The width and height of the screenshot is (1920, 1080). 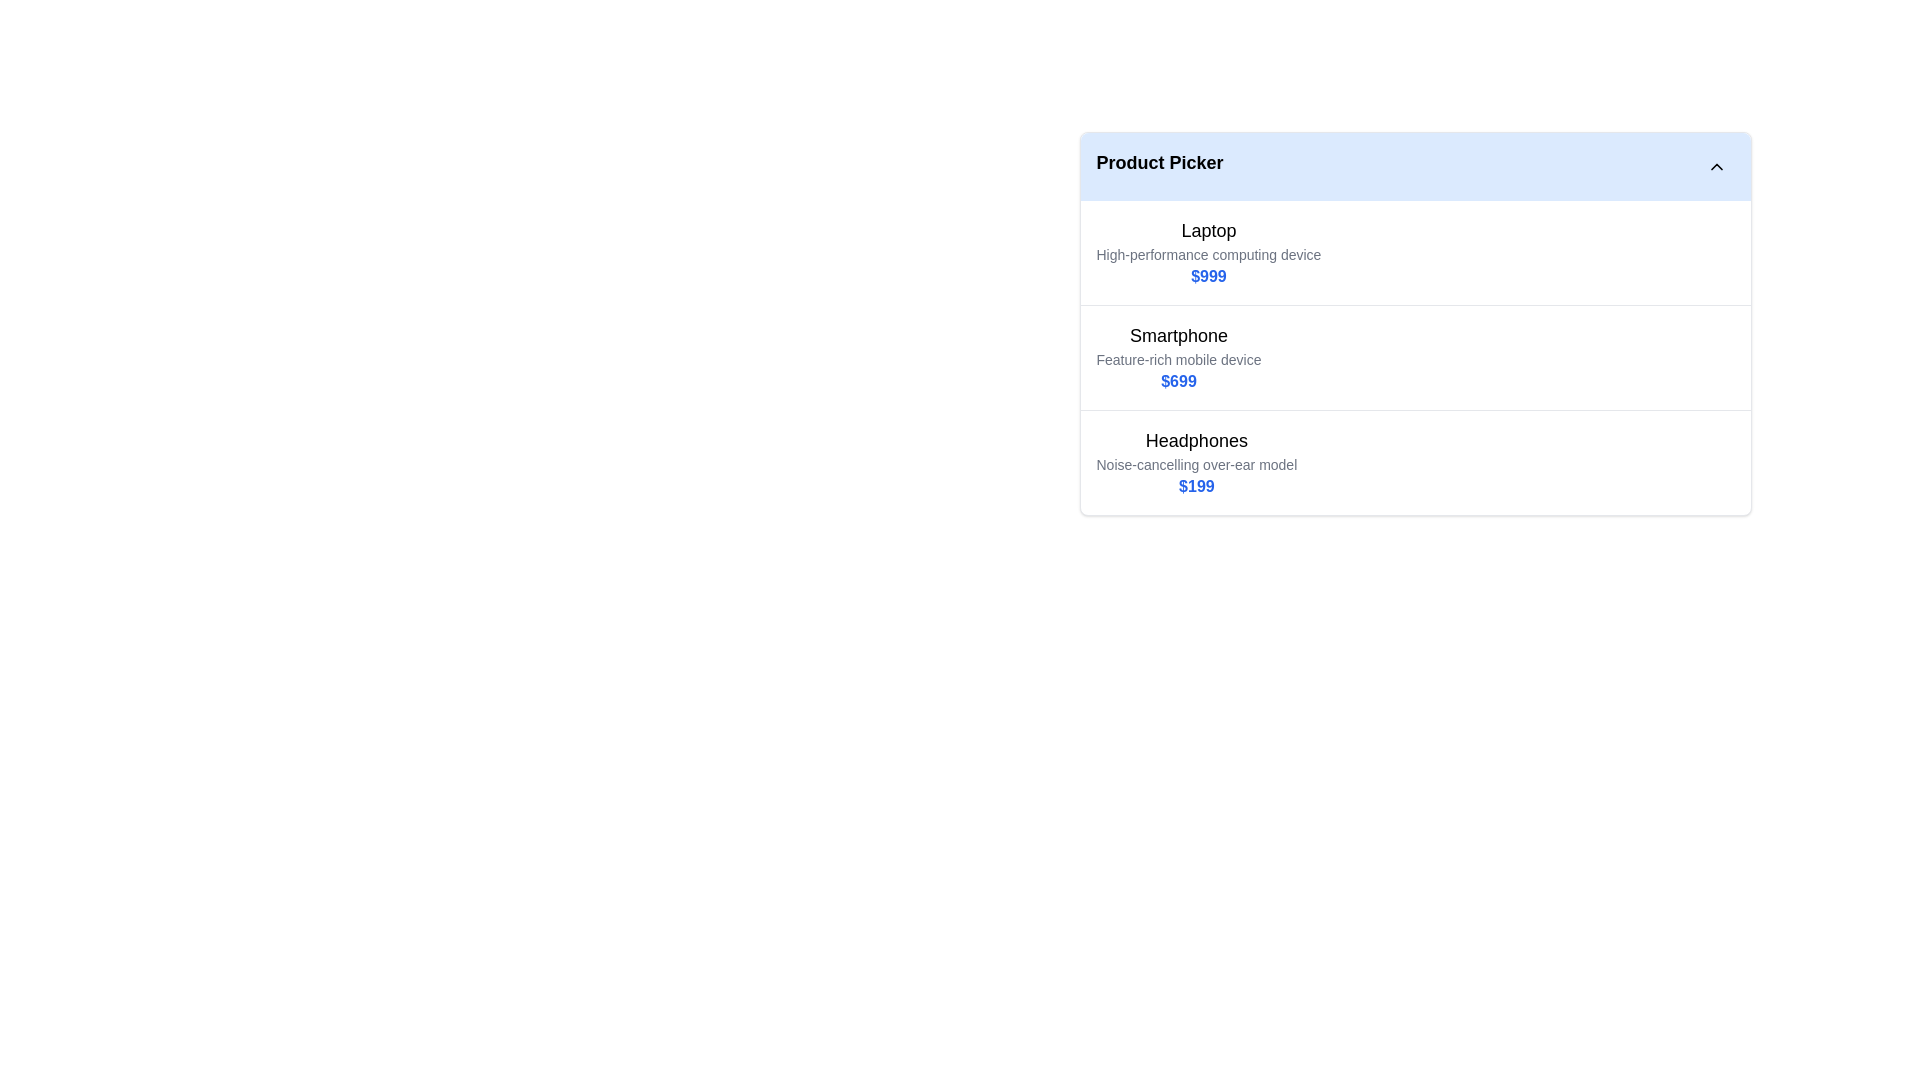 I want to click on the 'Product Picker' label or heading located at the upper-left part of the blue bar interface, so click(x=1160, y=165).